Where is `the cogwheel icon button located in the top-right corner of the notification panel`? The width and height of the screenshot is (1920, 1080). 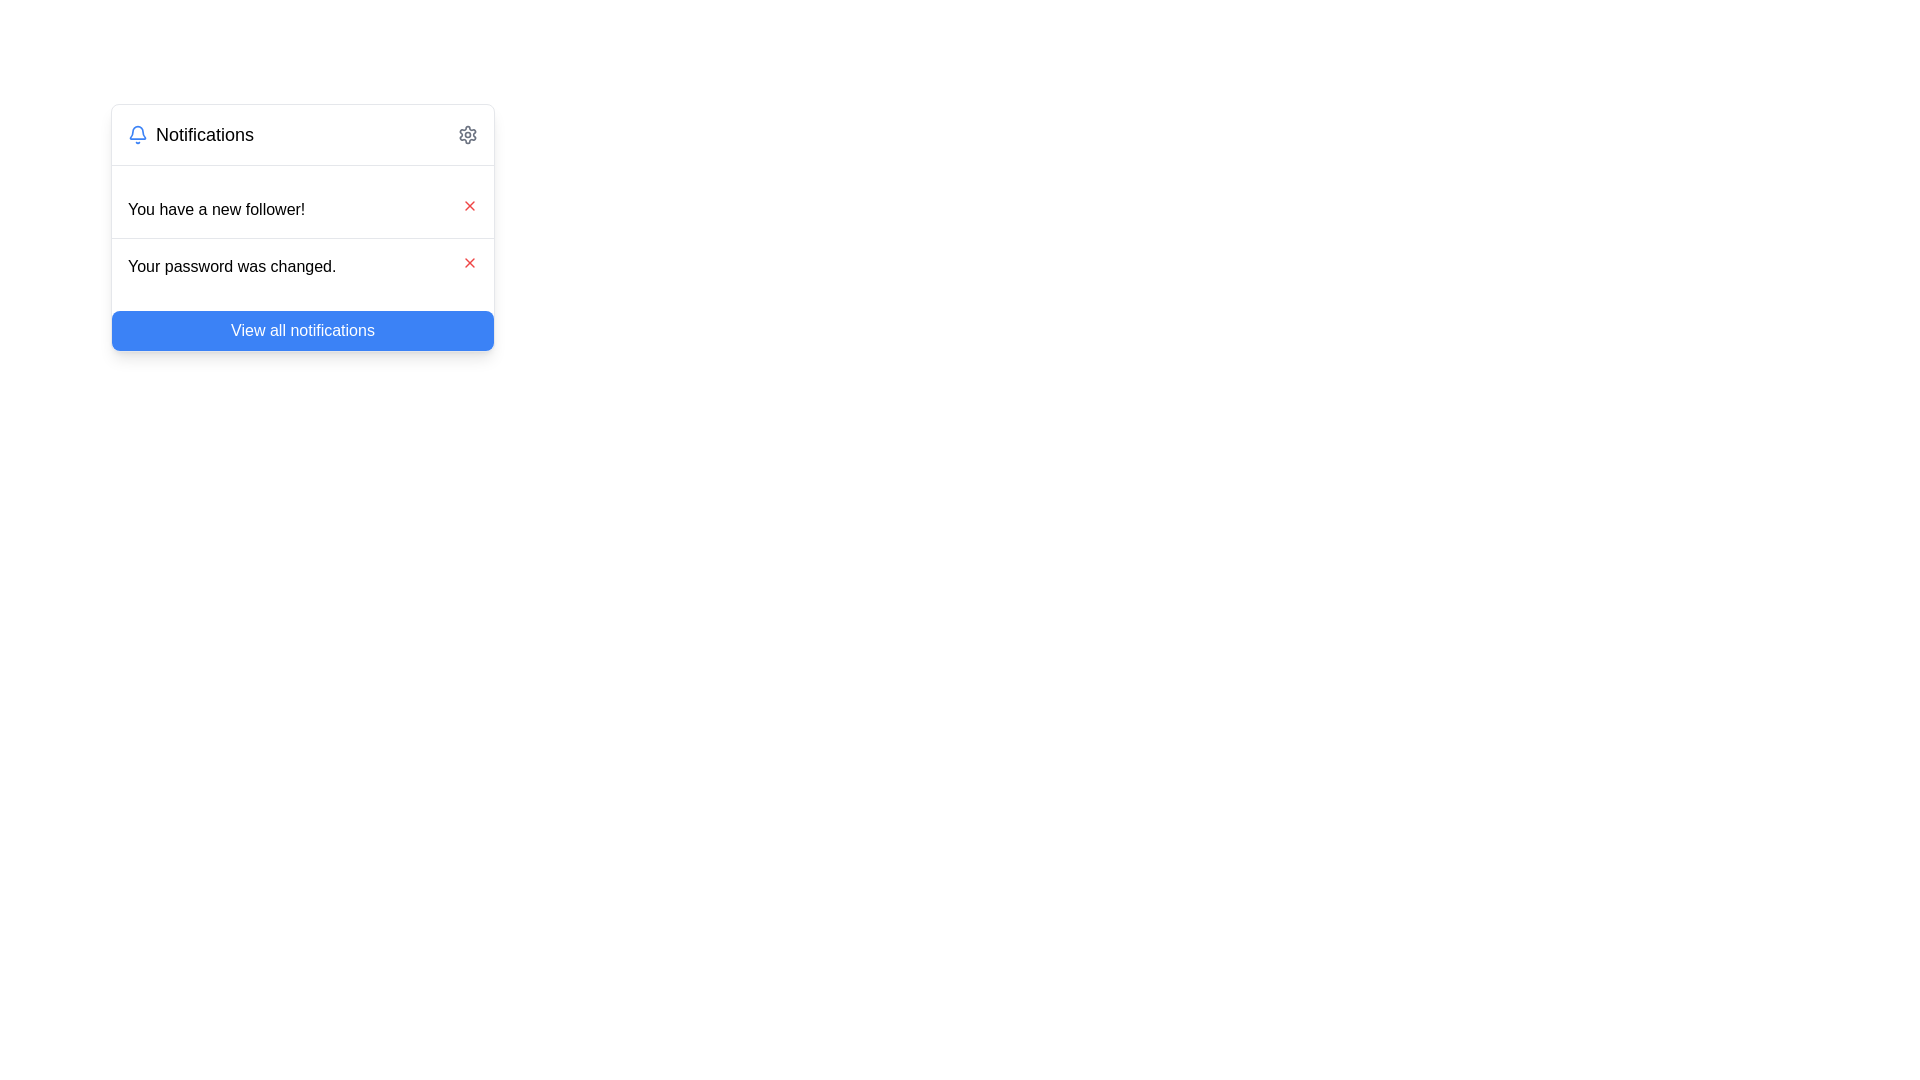 the cogwheel icon button located in the top-right corner of the notification panel is located at coordinates (466, 134).